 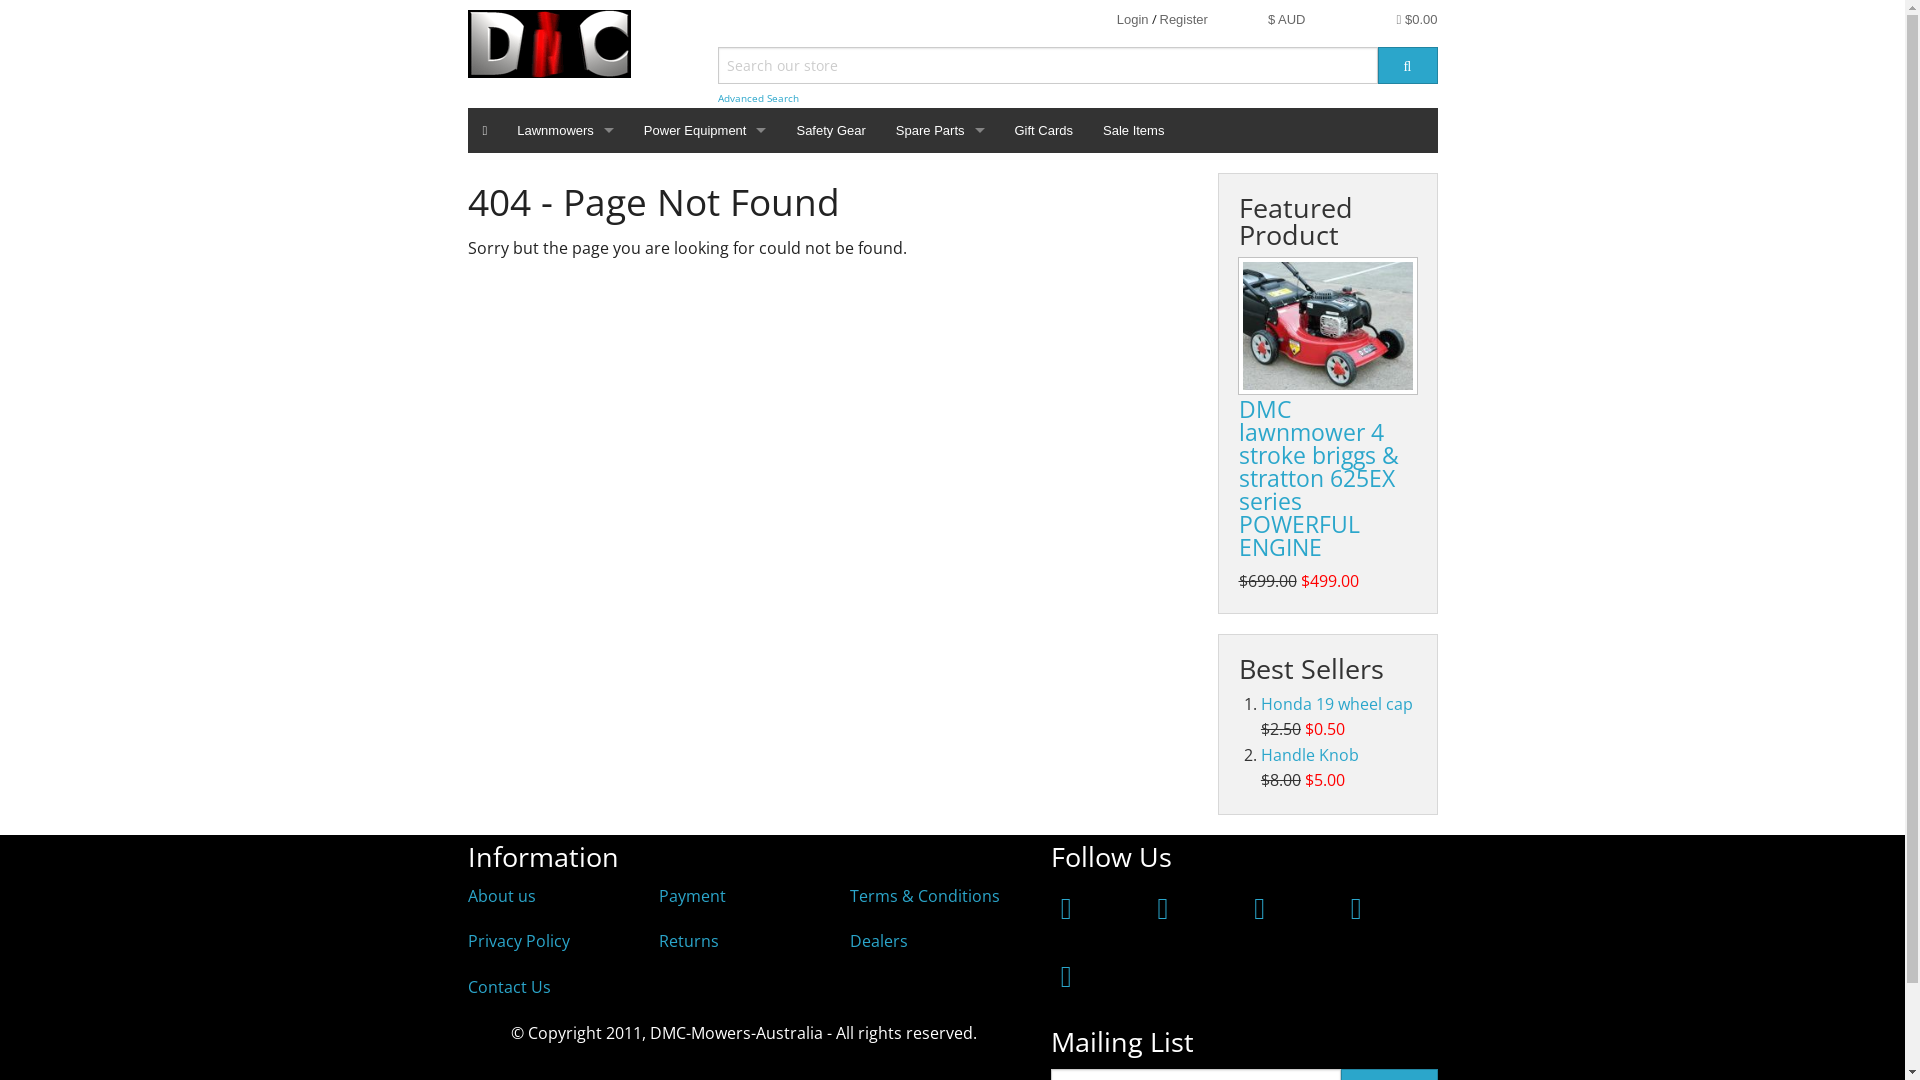 I want to click on 'Dealers', so click(x=878, y=941).